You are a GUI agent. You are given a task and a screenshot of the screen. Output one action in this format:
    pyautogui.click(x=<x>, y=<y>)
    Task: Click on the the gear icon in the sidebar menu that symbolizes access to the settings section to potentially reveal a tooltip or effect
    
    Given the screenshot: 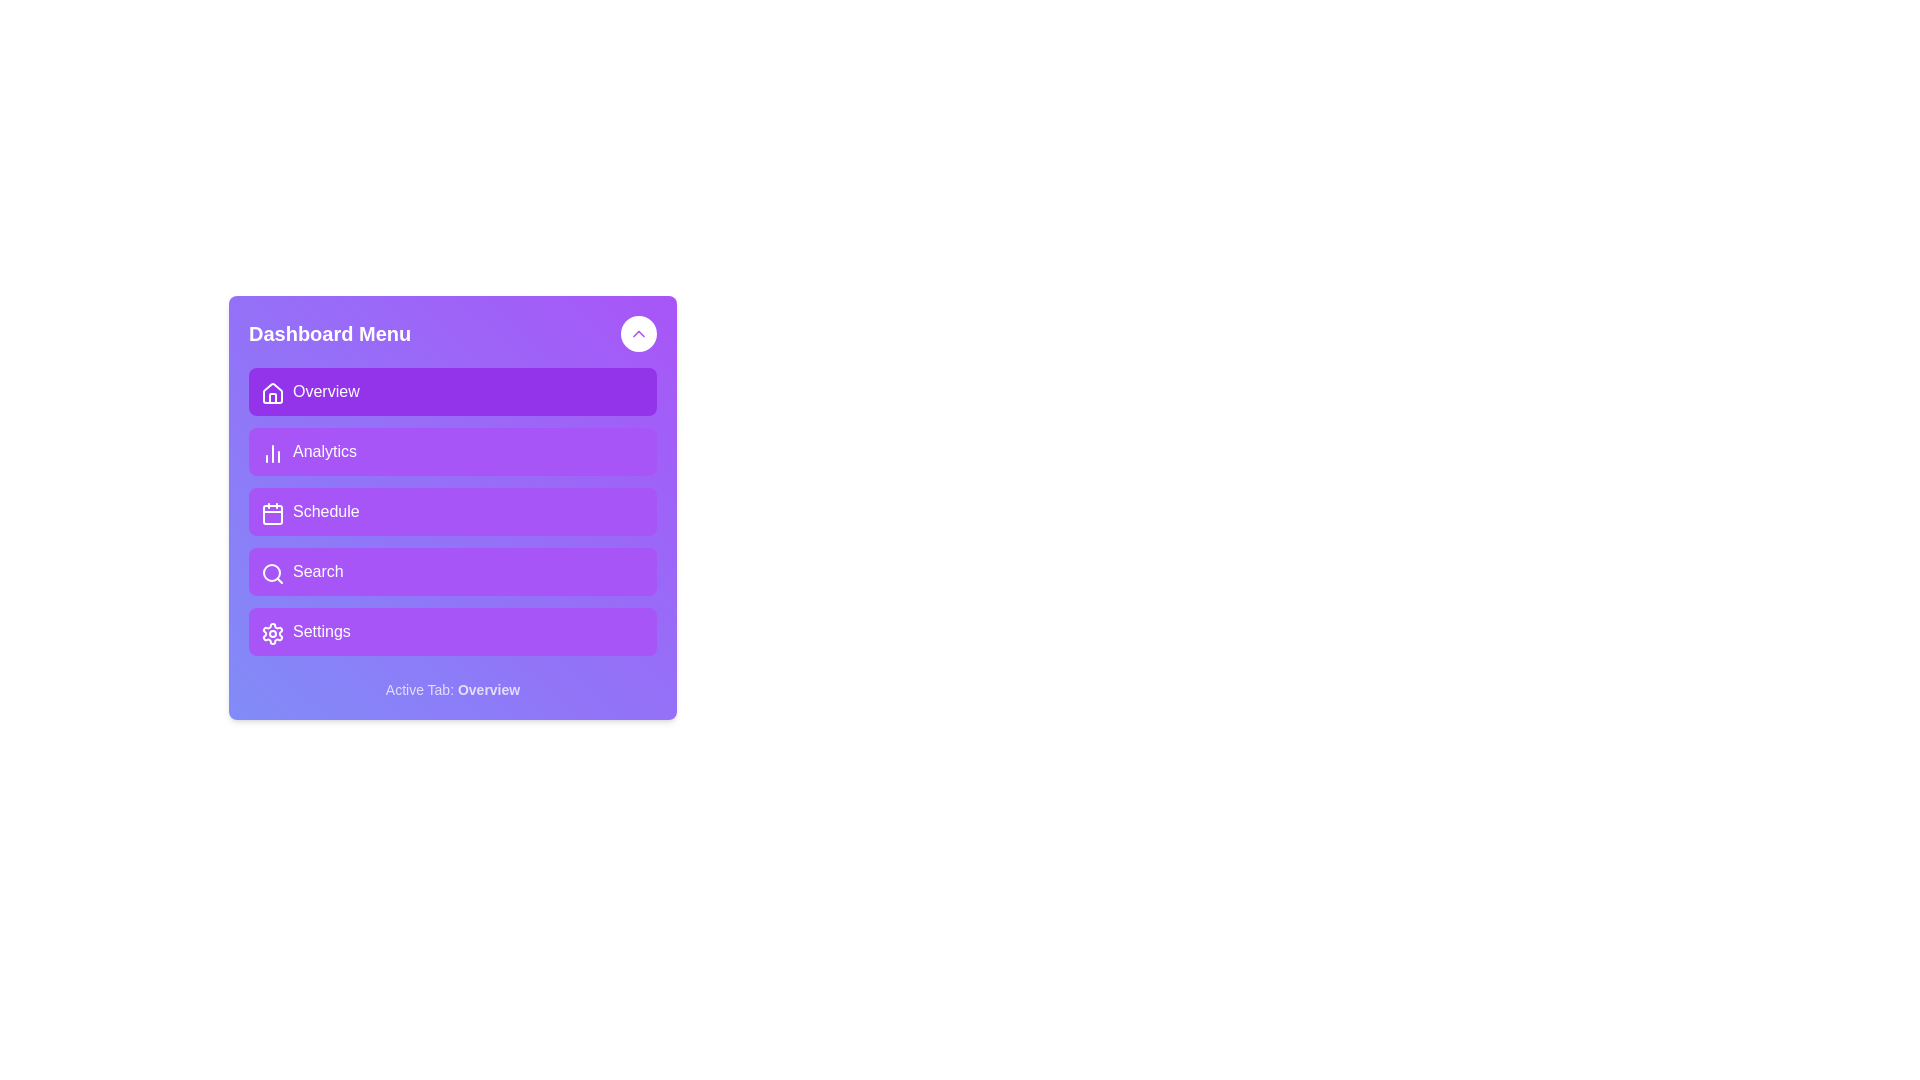 What is the action you would take?
    pyautogui.click(x=272, y=633)
    